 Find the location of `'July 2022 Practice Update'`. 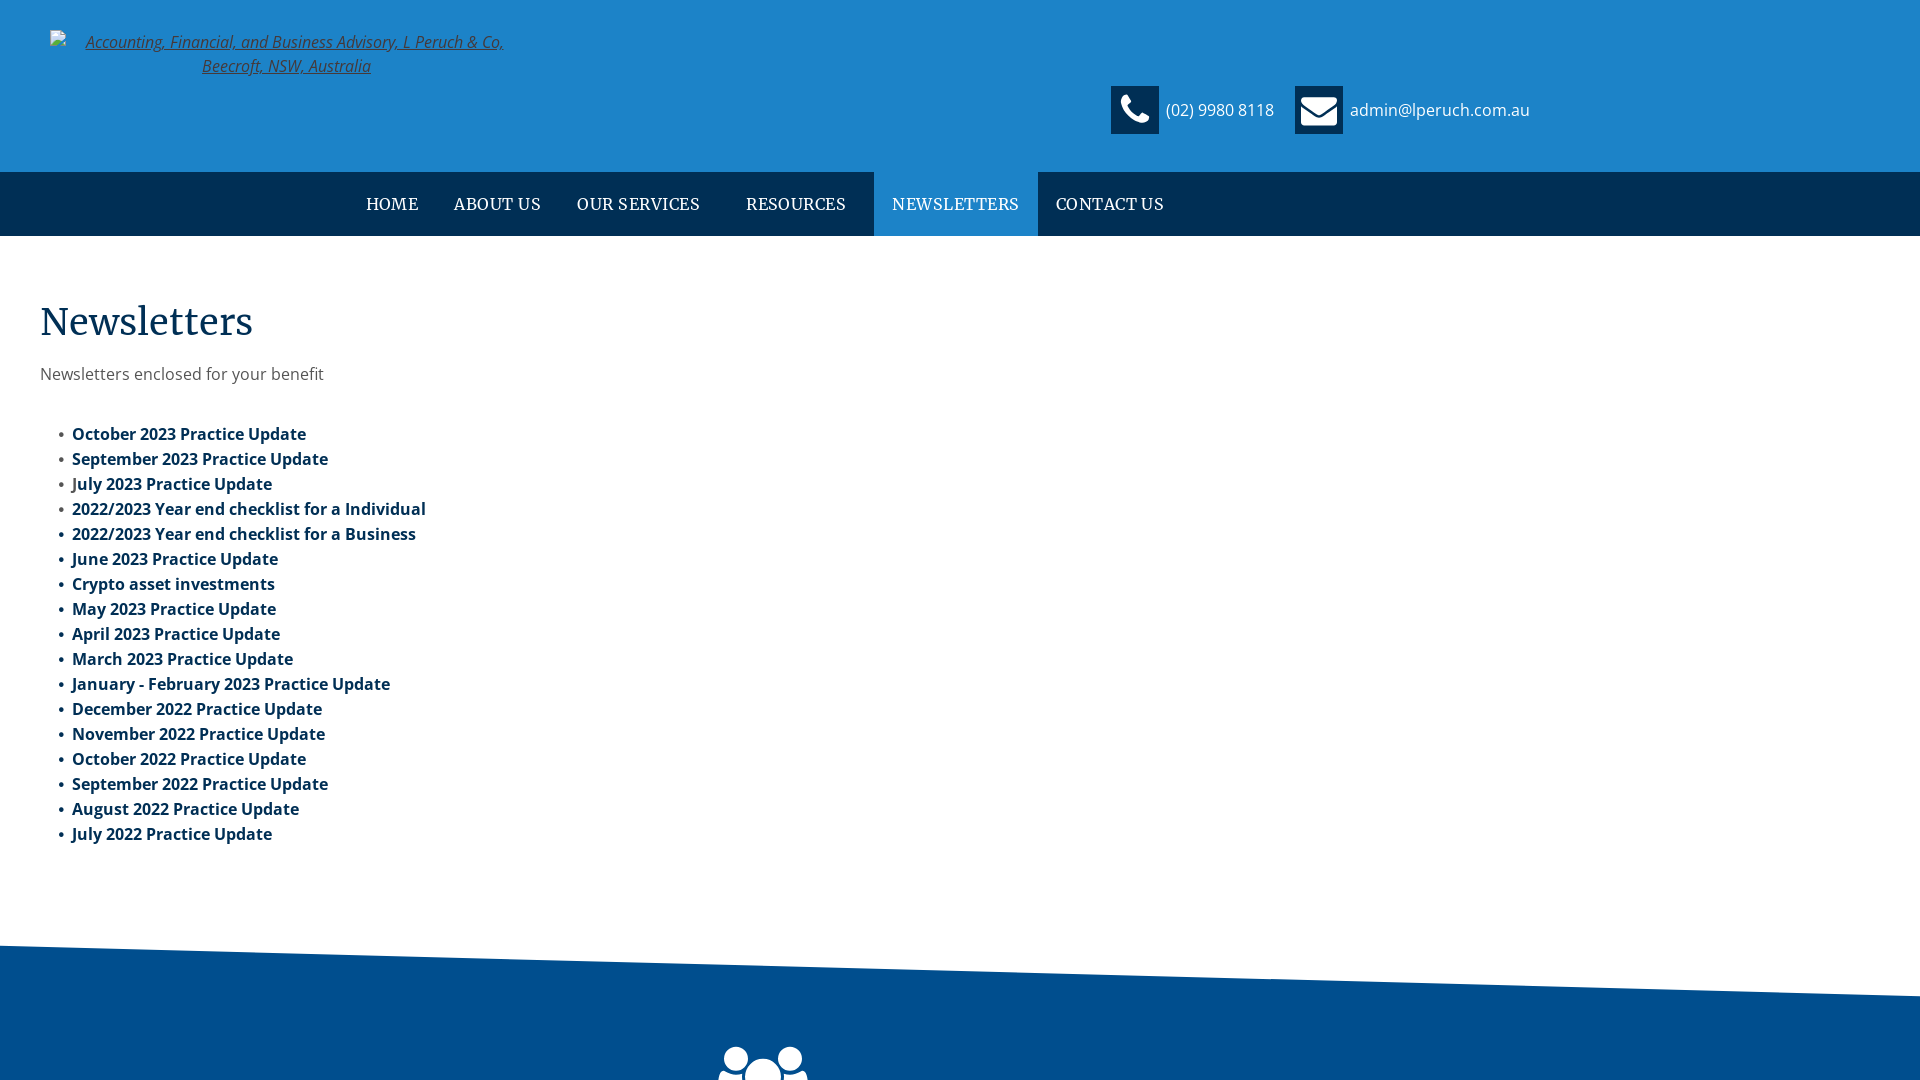

'July 2022 Practice Update' is located at coordinates (172, 833).